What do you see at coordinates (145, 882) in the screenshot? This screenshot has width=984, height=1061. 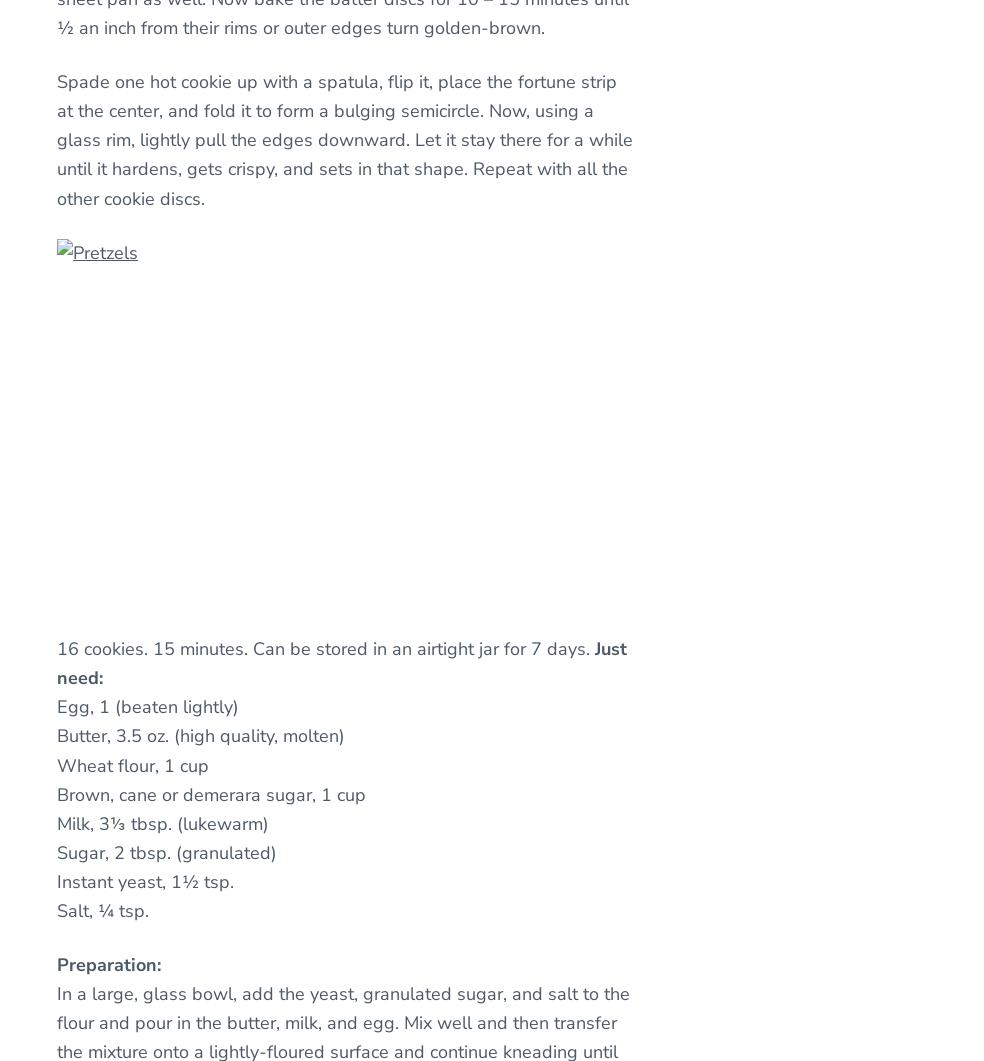 I see `'Instant yeast, 1½ tsp.'` at bounding box center [145, 882].